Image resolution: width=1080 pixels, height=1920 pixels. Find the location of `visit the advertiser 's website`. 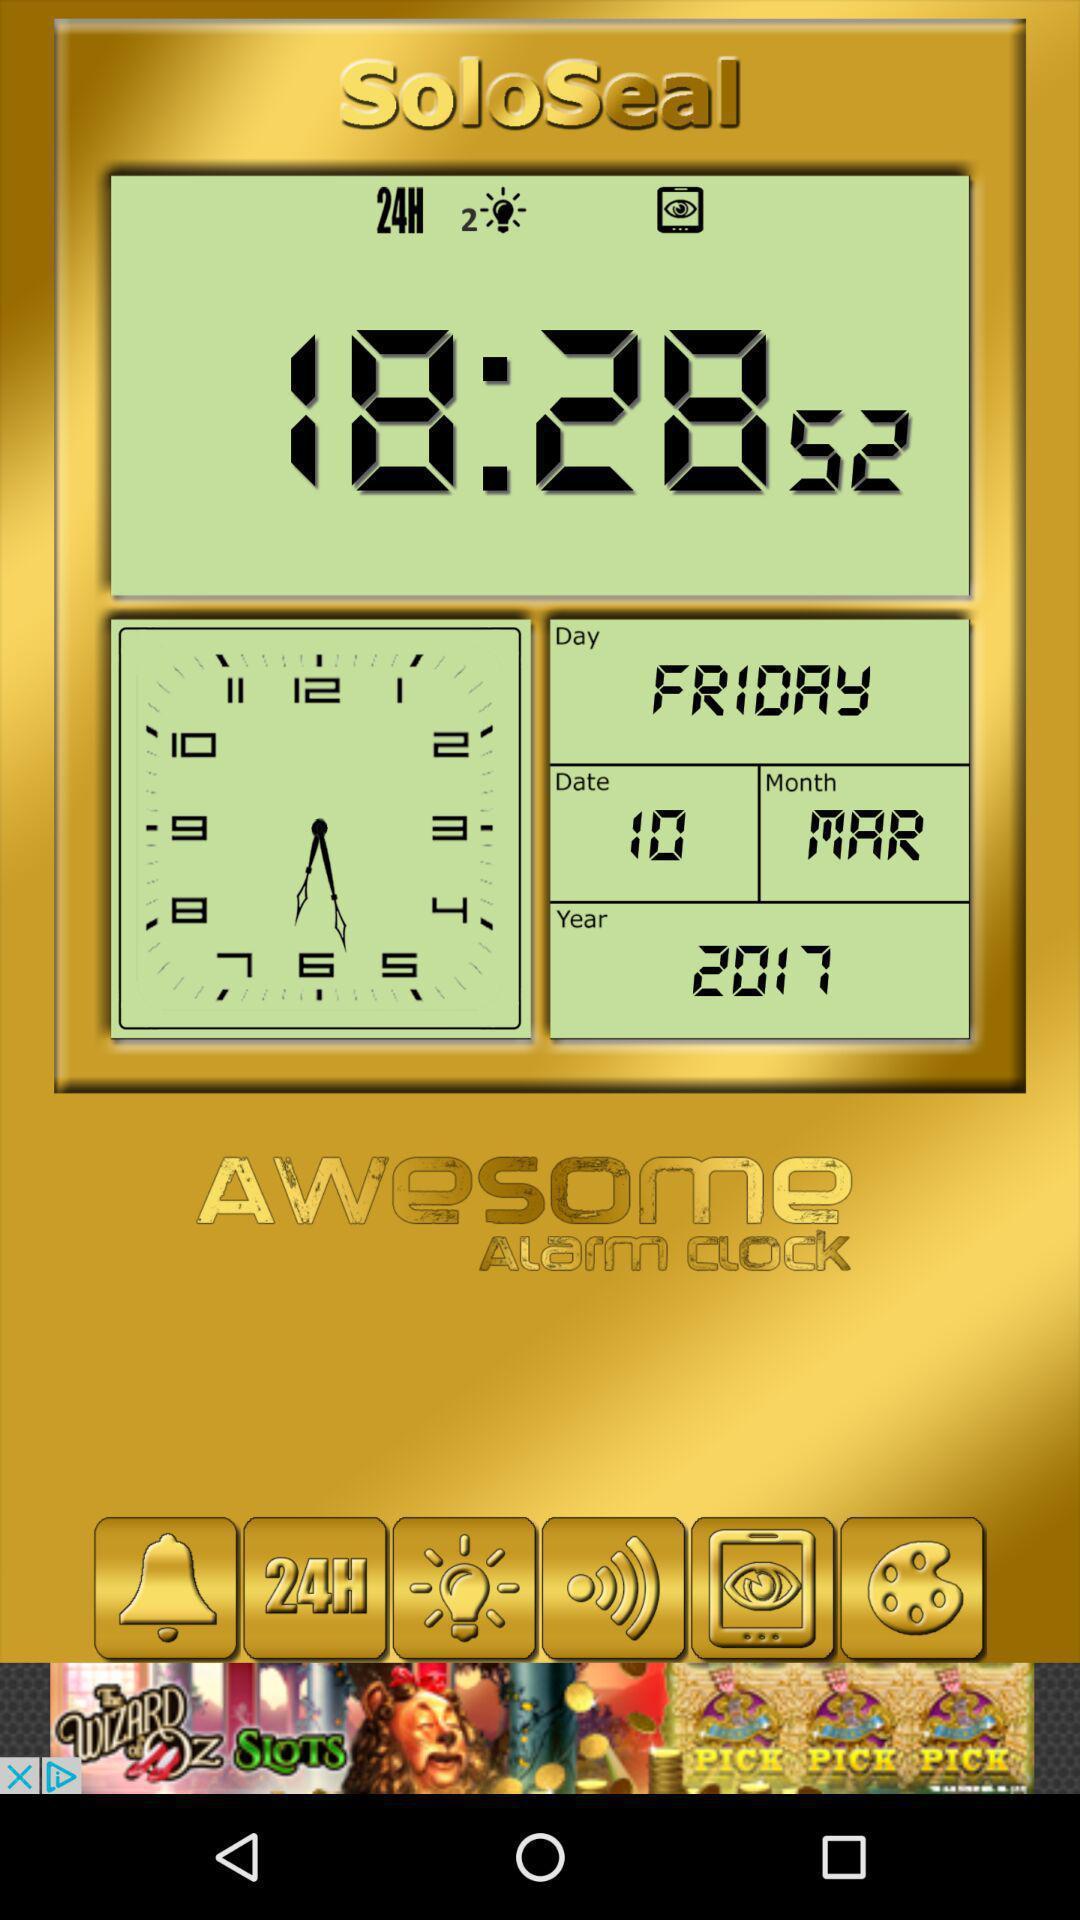

visit the advertiser 's website is located at coordinates (540, 1727).